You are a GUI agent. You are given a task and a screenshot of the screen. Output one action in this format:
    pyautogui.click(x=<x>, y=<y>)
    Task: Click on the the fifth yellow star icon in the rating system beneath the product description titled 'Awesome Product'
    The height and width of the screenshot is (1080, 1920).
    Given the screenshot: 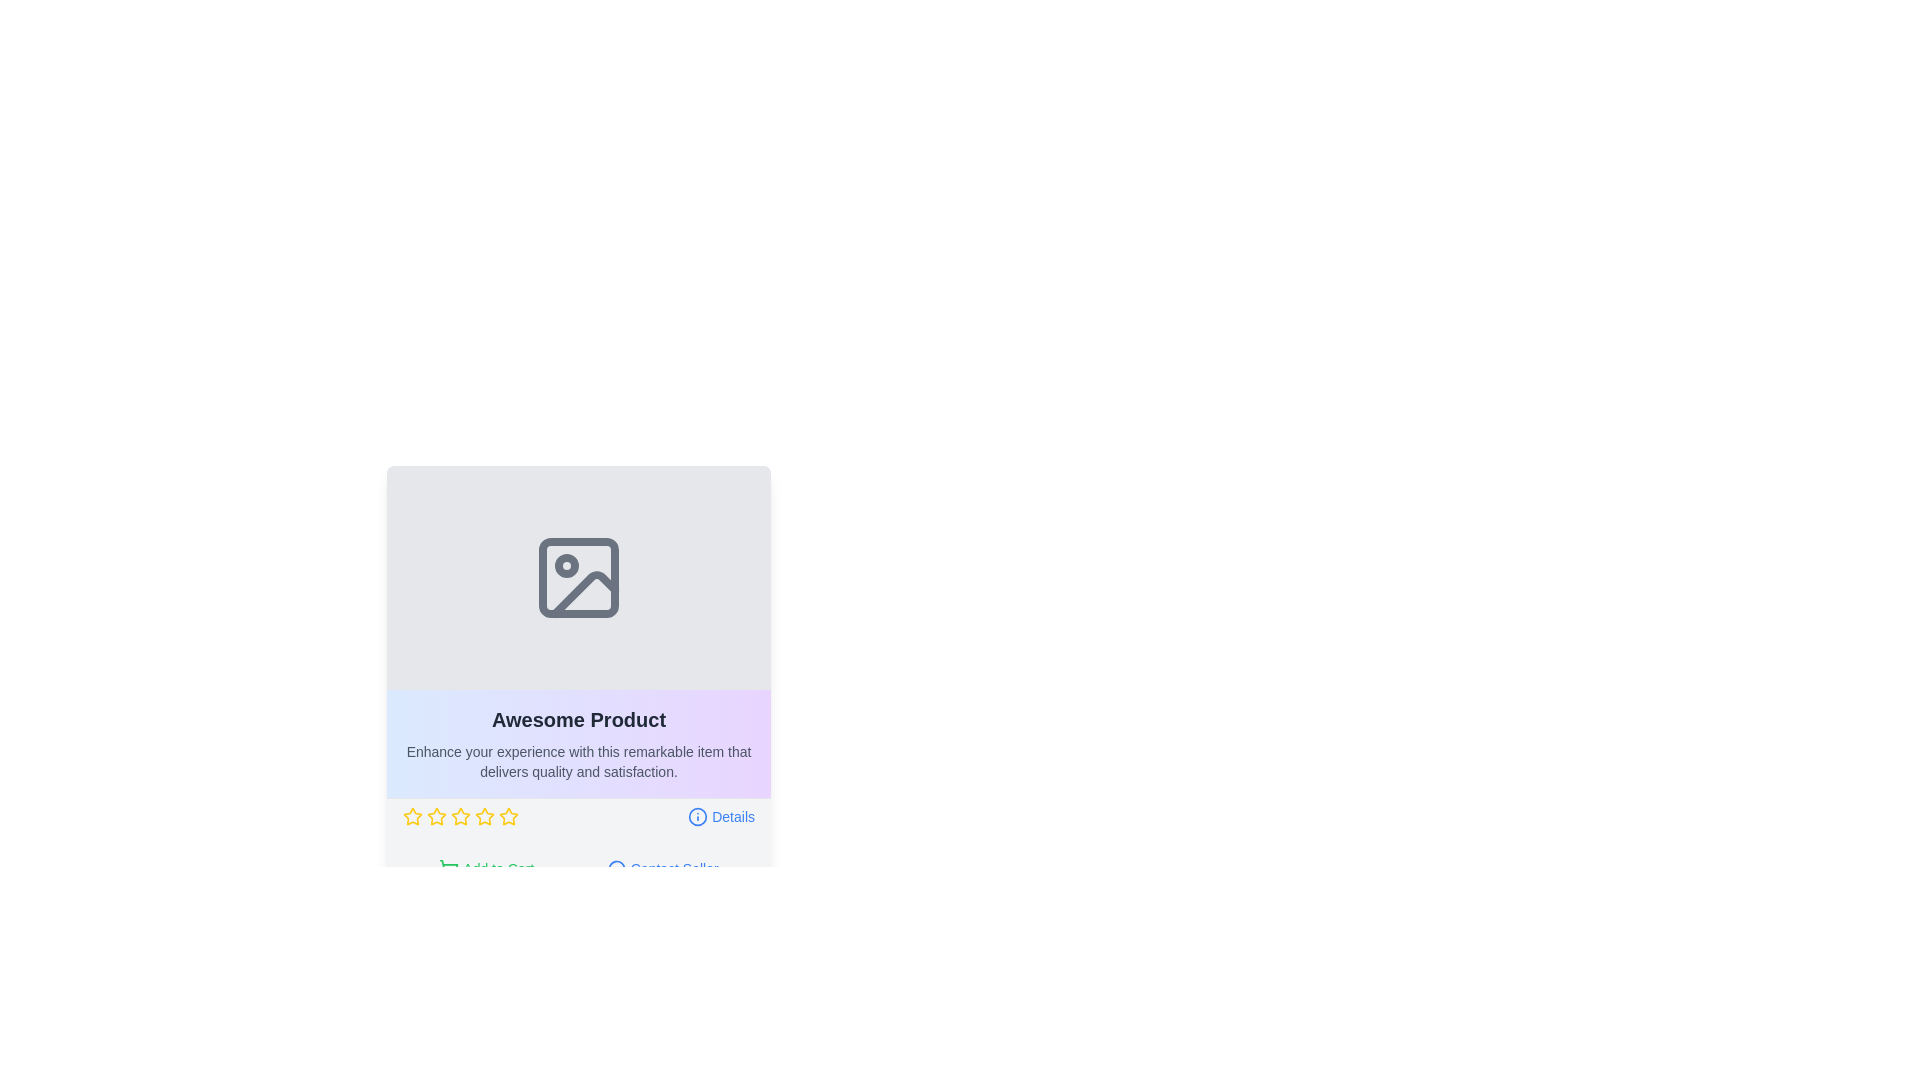 What is the action you would take?
    pyautogui.click(x=484, y=817)
    